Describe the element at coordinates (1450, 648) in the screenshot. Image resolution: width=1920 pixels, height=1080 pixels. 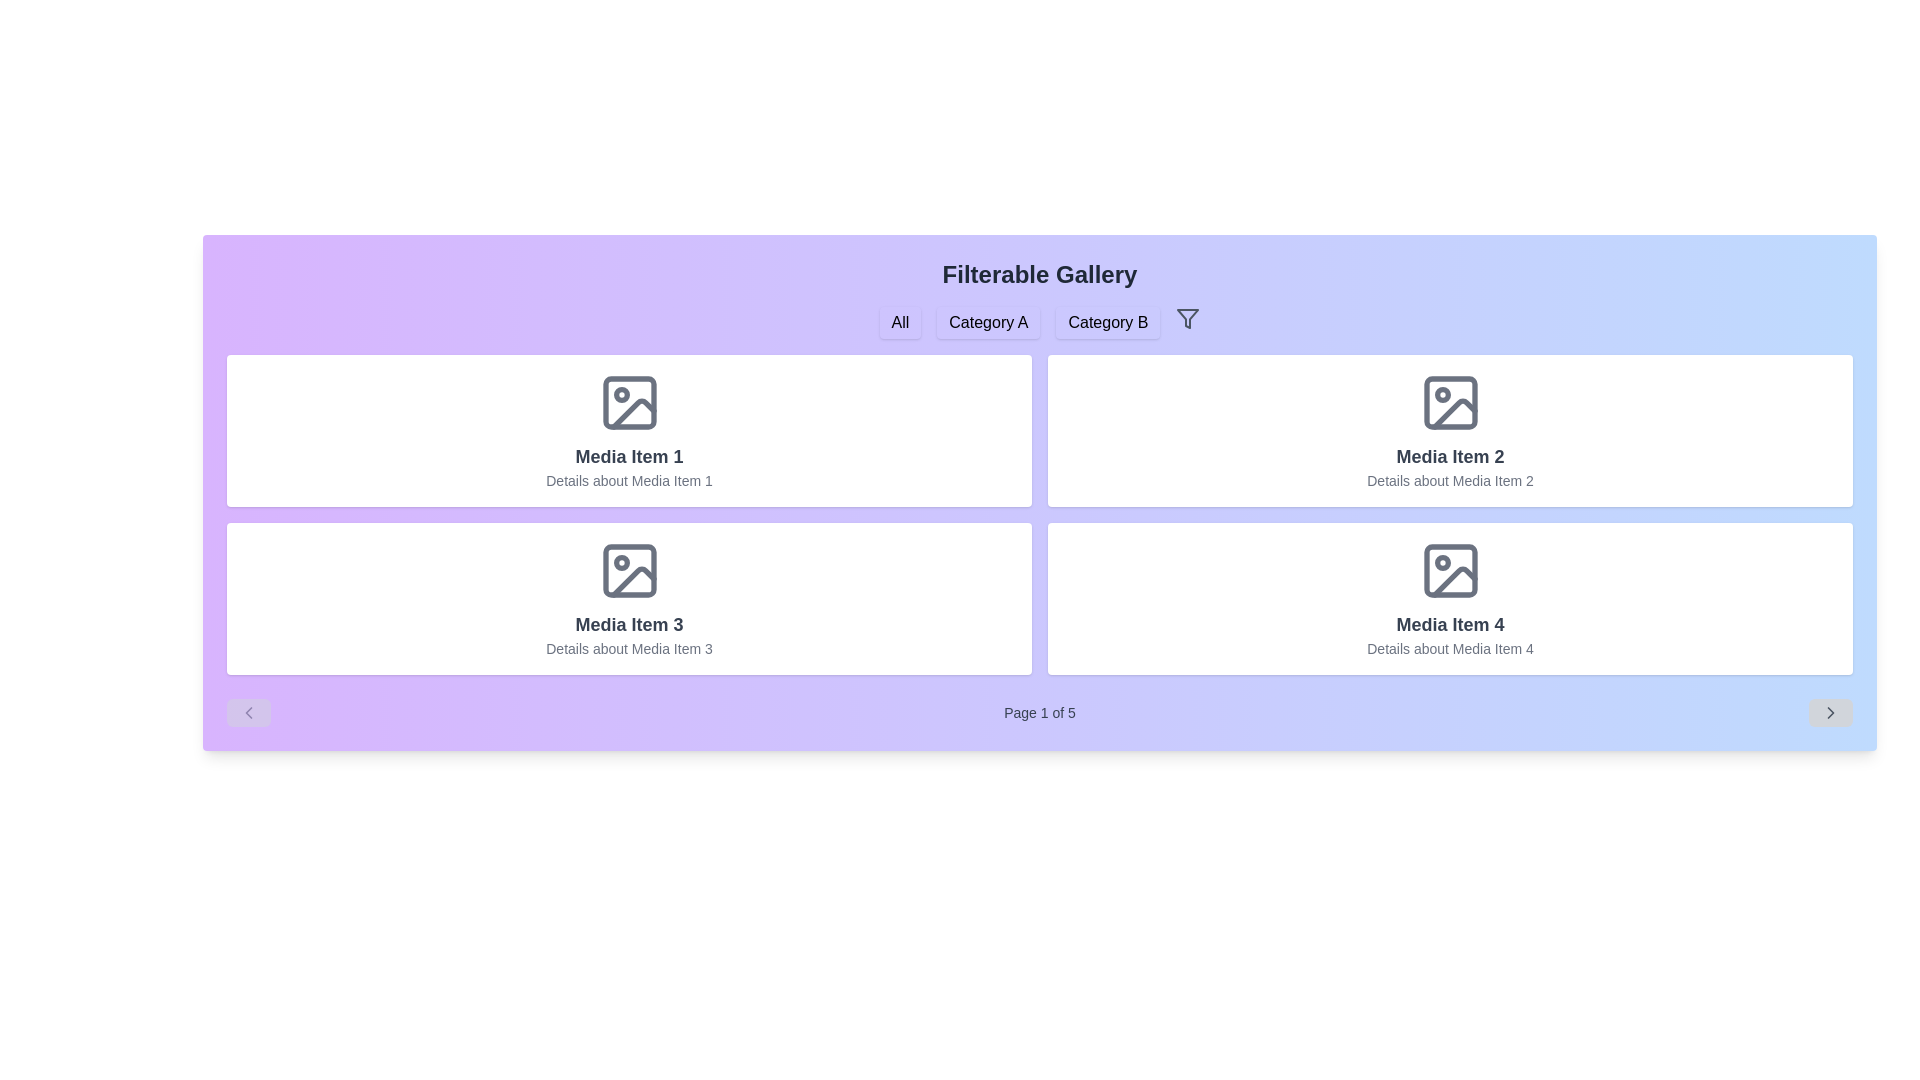
I see `the text label that displays 'Details about Media Item 4', which is located underneath the centered text 'Media Item 4' in the bottom-right card of a four-card grid layout` at that location.